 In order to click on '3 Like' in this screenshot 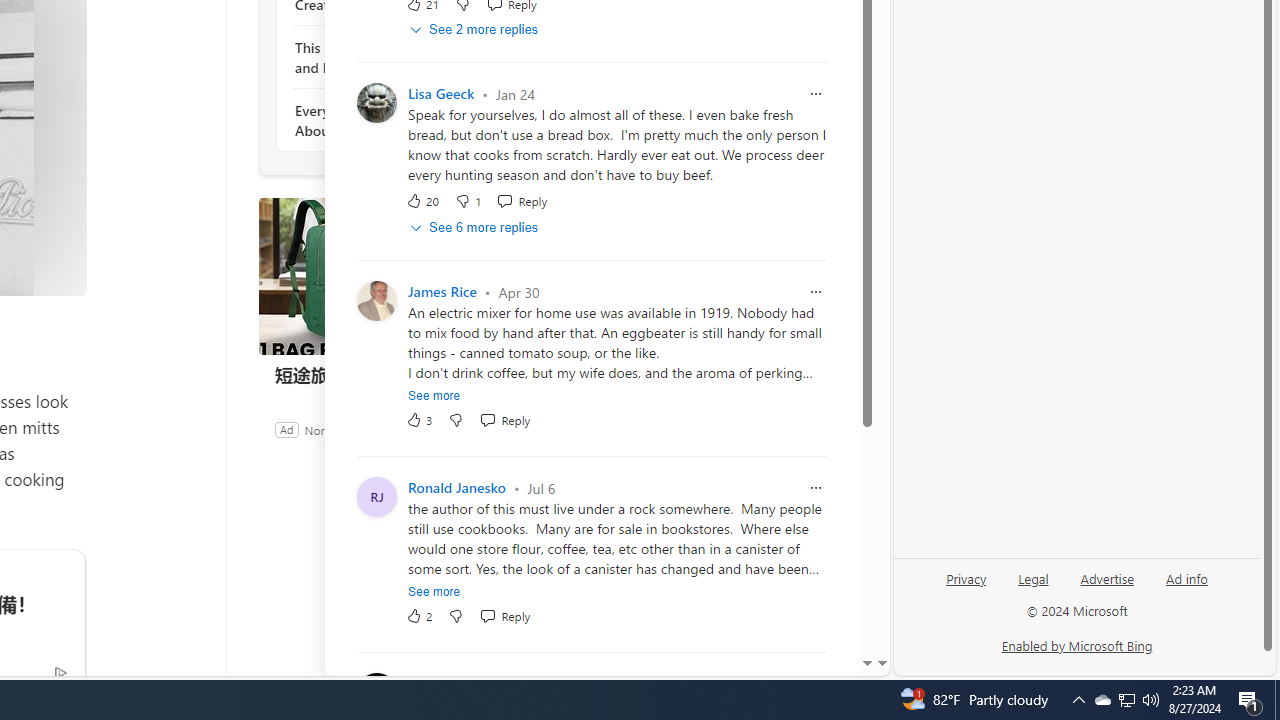, I will do `click(418, 419)`.